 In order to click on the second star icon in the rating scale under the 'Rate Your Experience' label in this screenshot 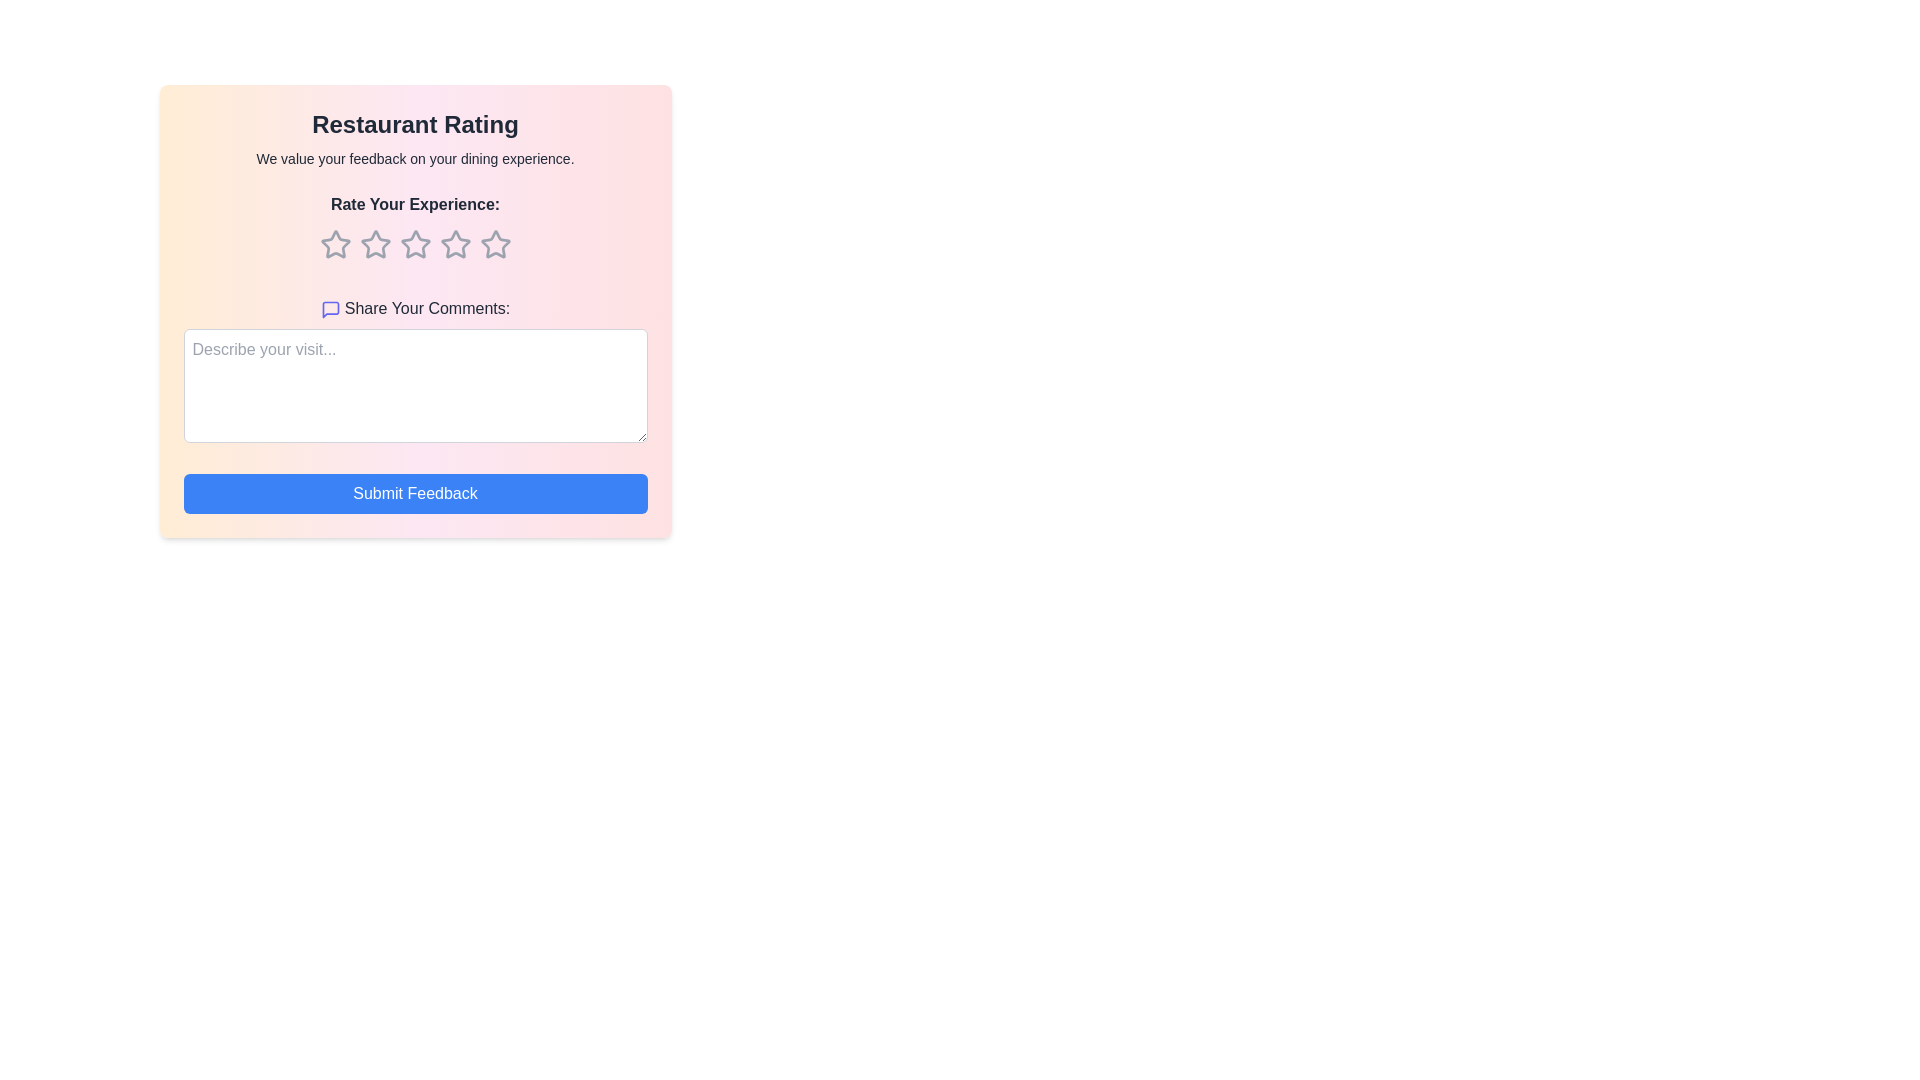, I will do `click(414, 243)`.